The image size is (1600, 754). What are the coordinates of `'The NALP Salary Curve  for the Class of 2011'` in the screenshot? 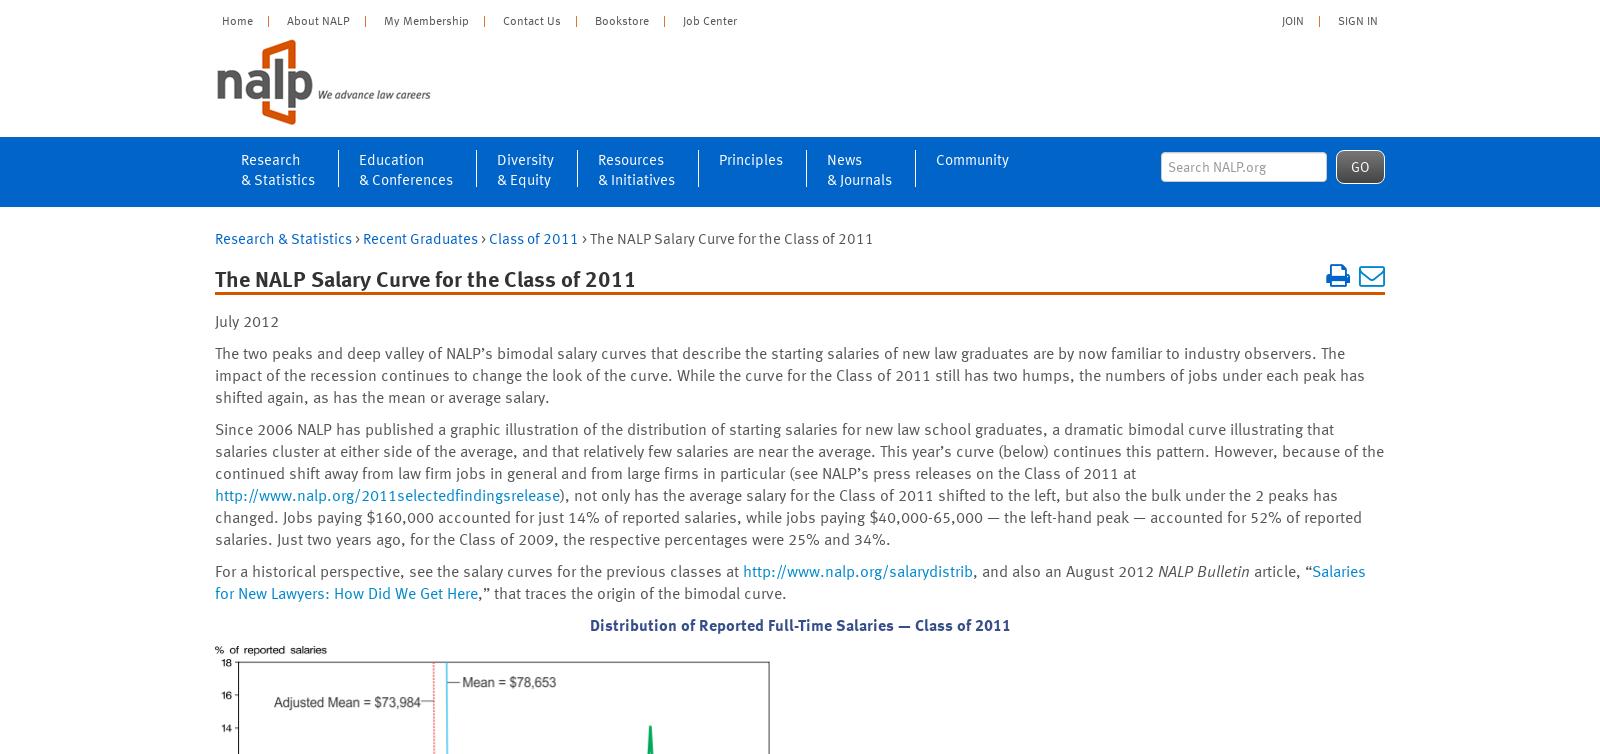 It's located at (424, 277).